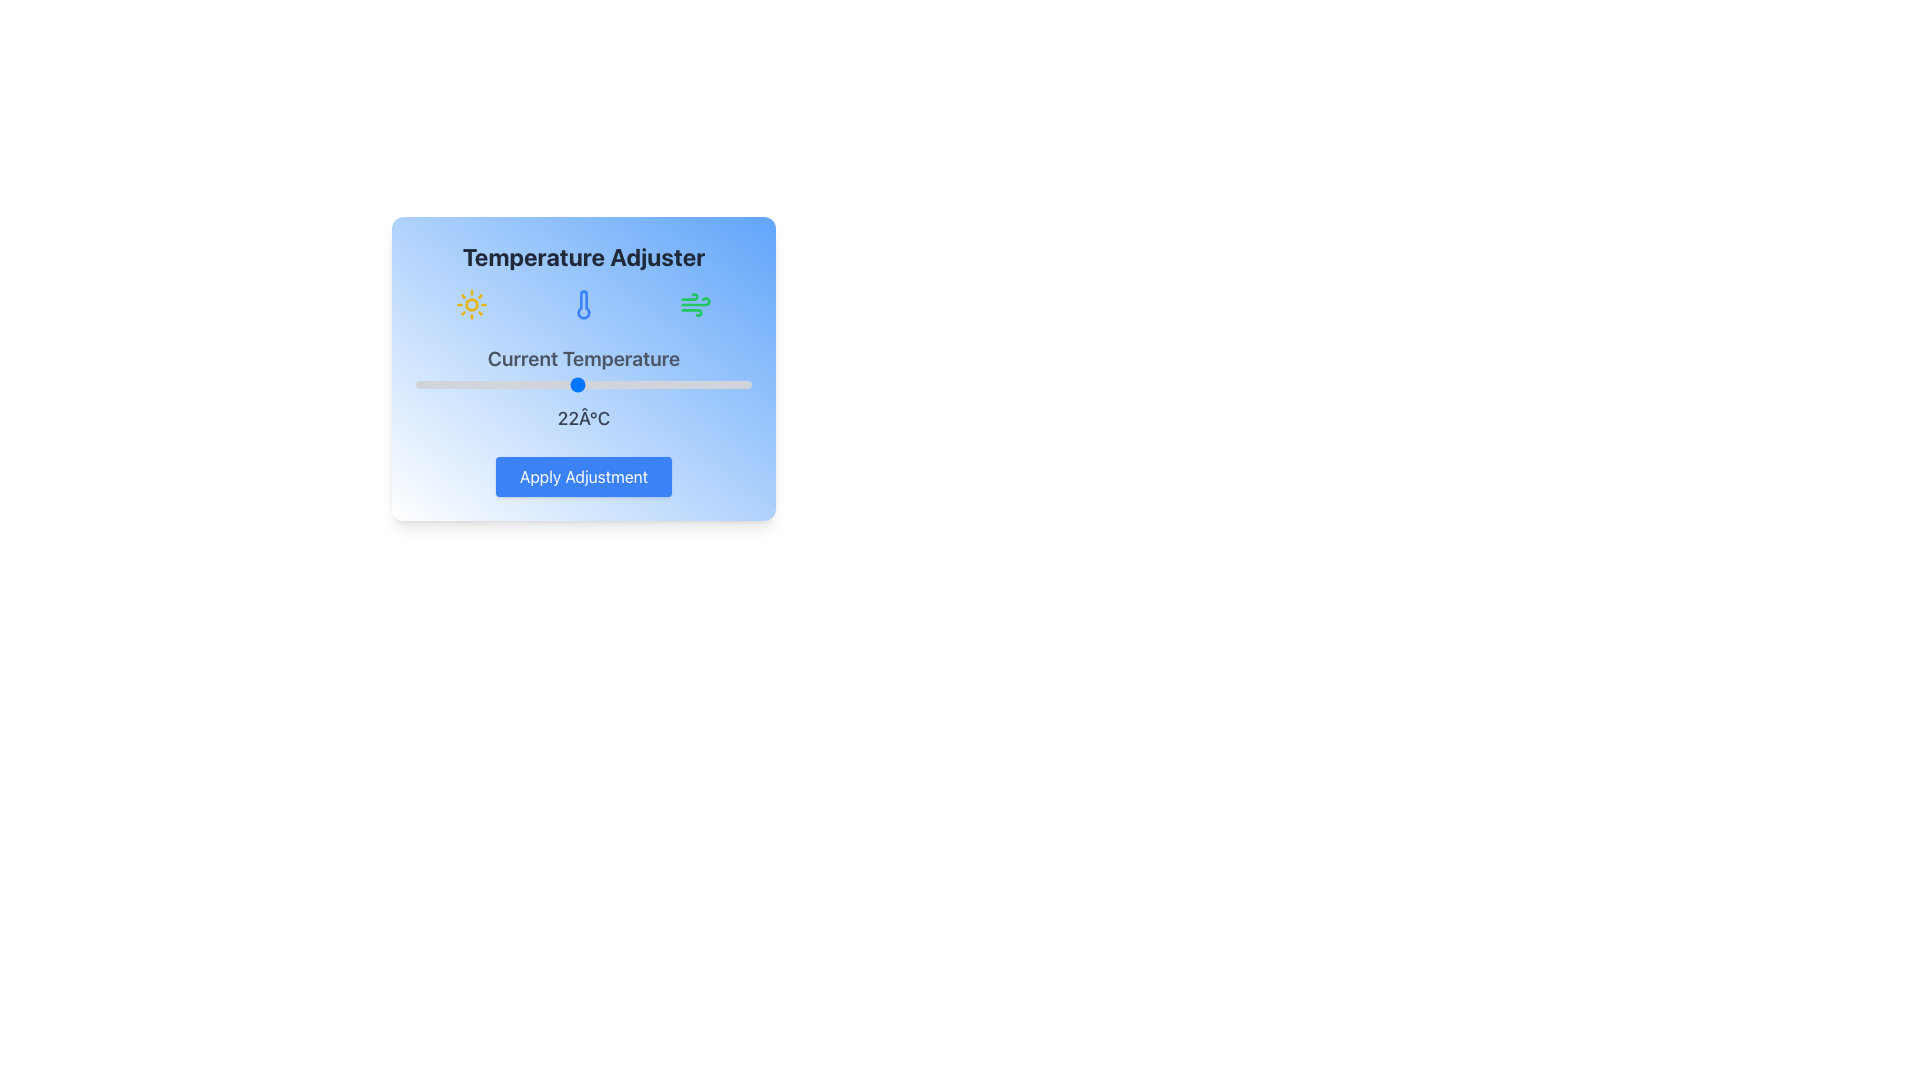  Describe the element at coordinates (589, 385) in the screenshot. I see `the temperature` at that location.